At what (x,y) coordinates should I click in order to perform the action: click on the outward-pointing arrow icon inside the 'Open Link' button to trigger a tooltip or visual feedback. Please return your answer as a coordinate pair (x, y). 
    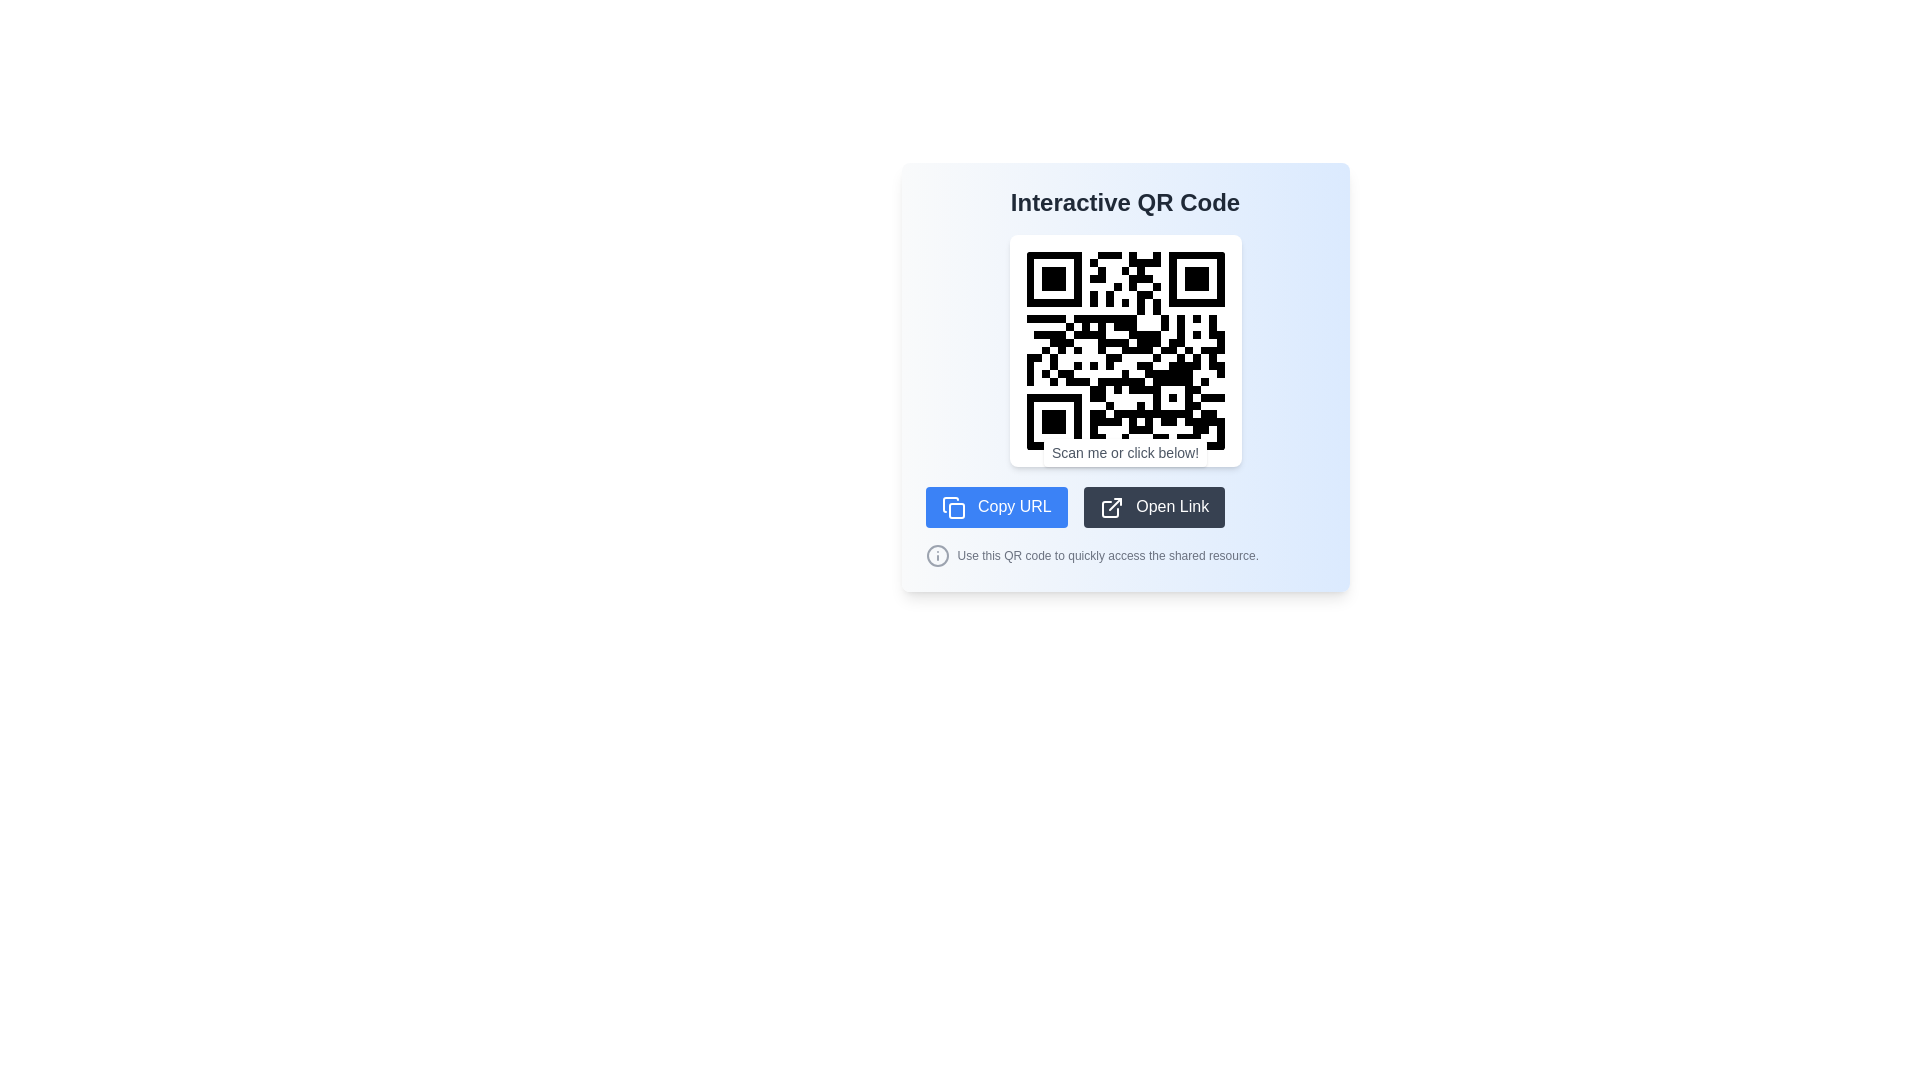
    Looking at the image, I should click on (1110, 506).